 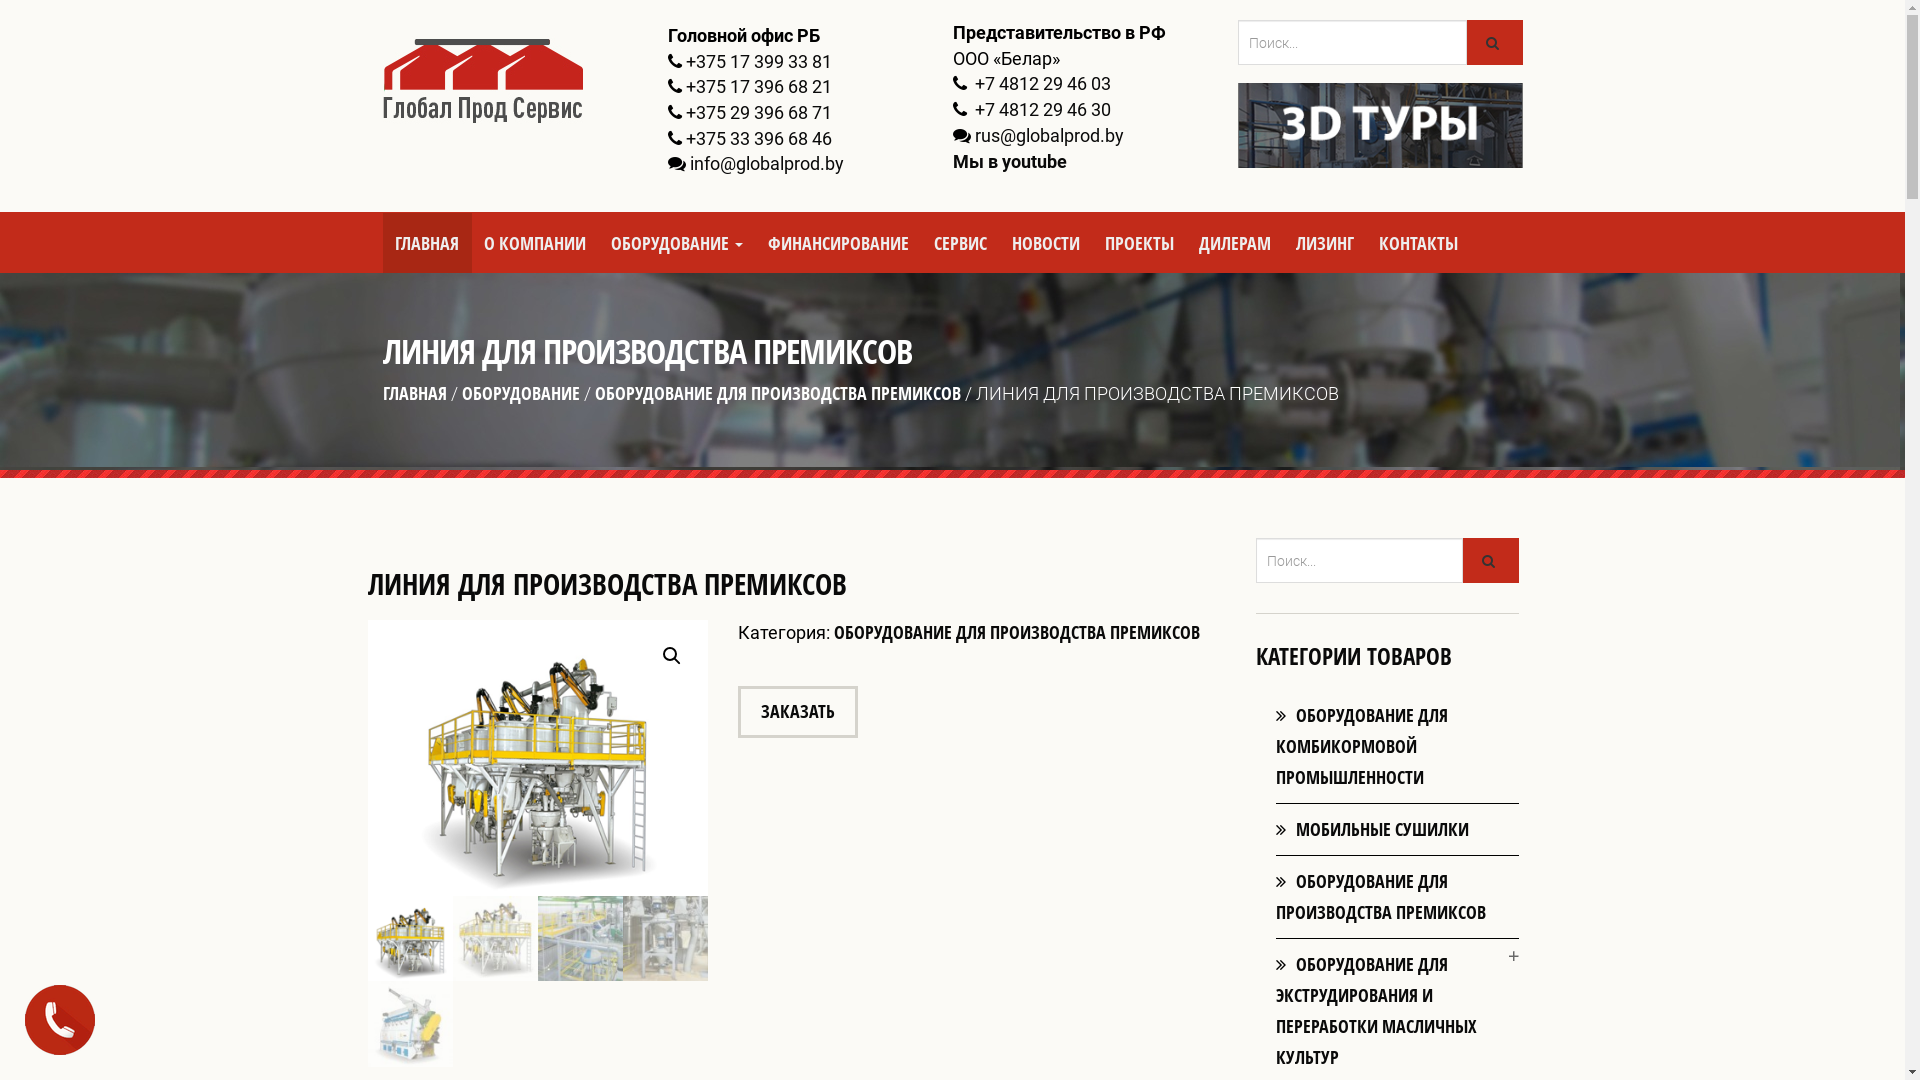 I want to click on '+375 17 399 33 81', so click(x=757, y=60).